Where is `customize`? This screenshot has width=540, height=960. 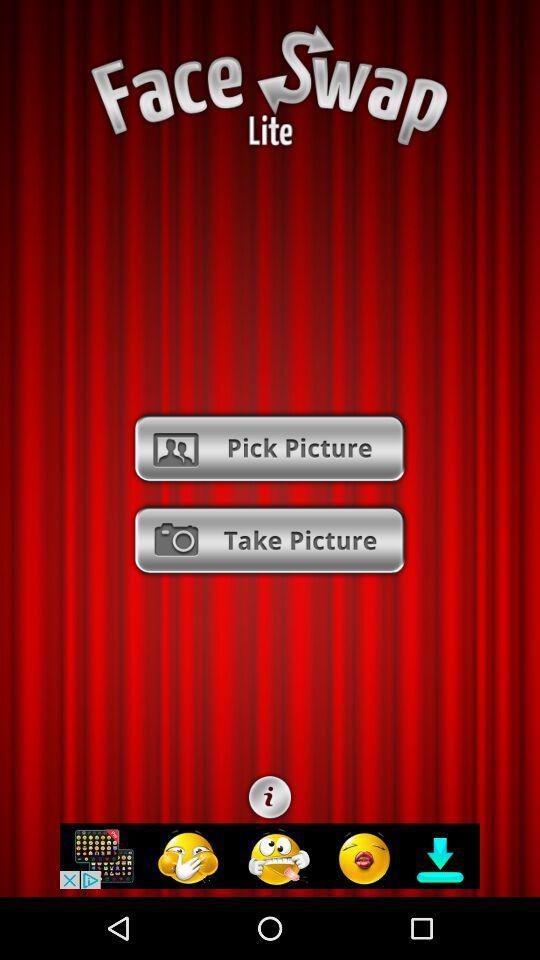 customize is located at coordinates (270, 797).